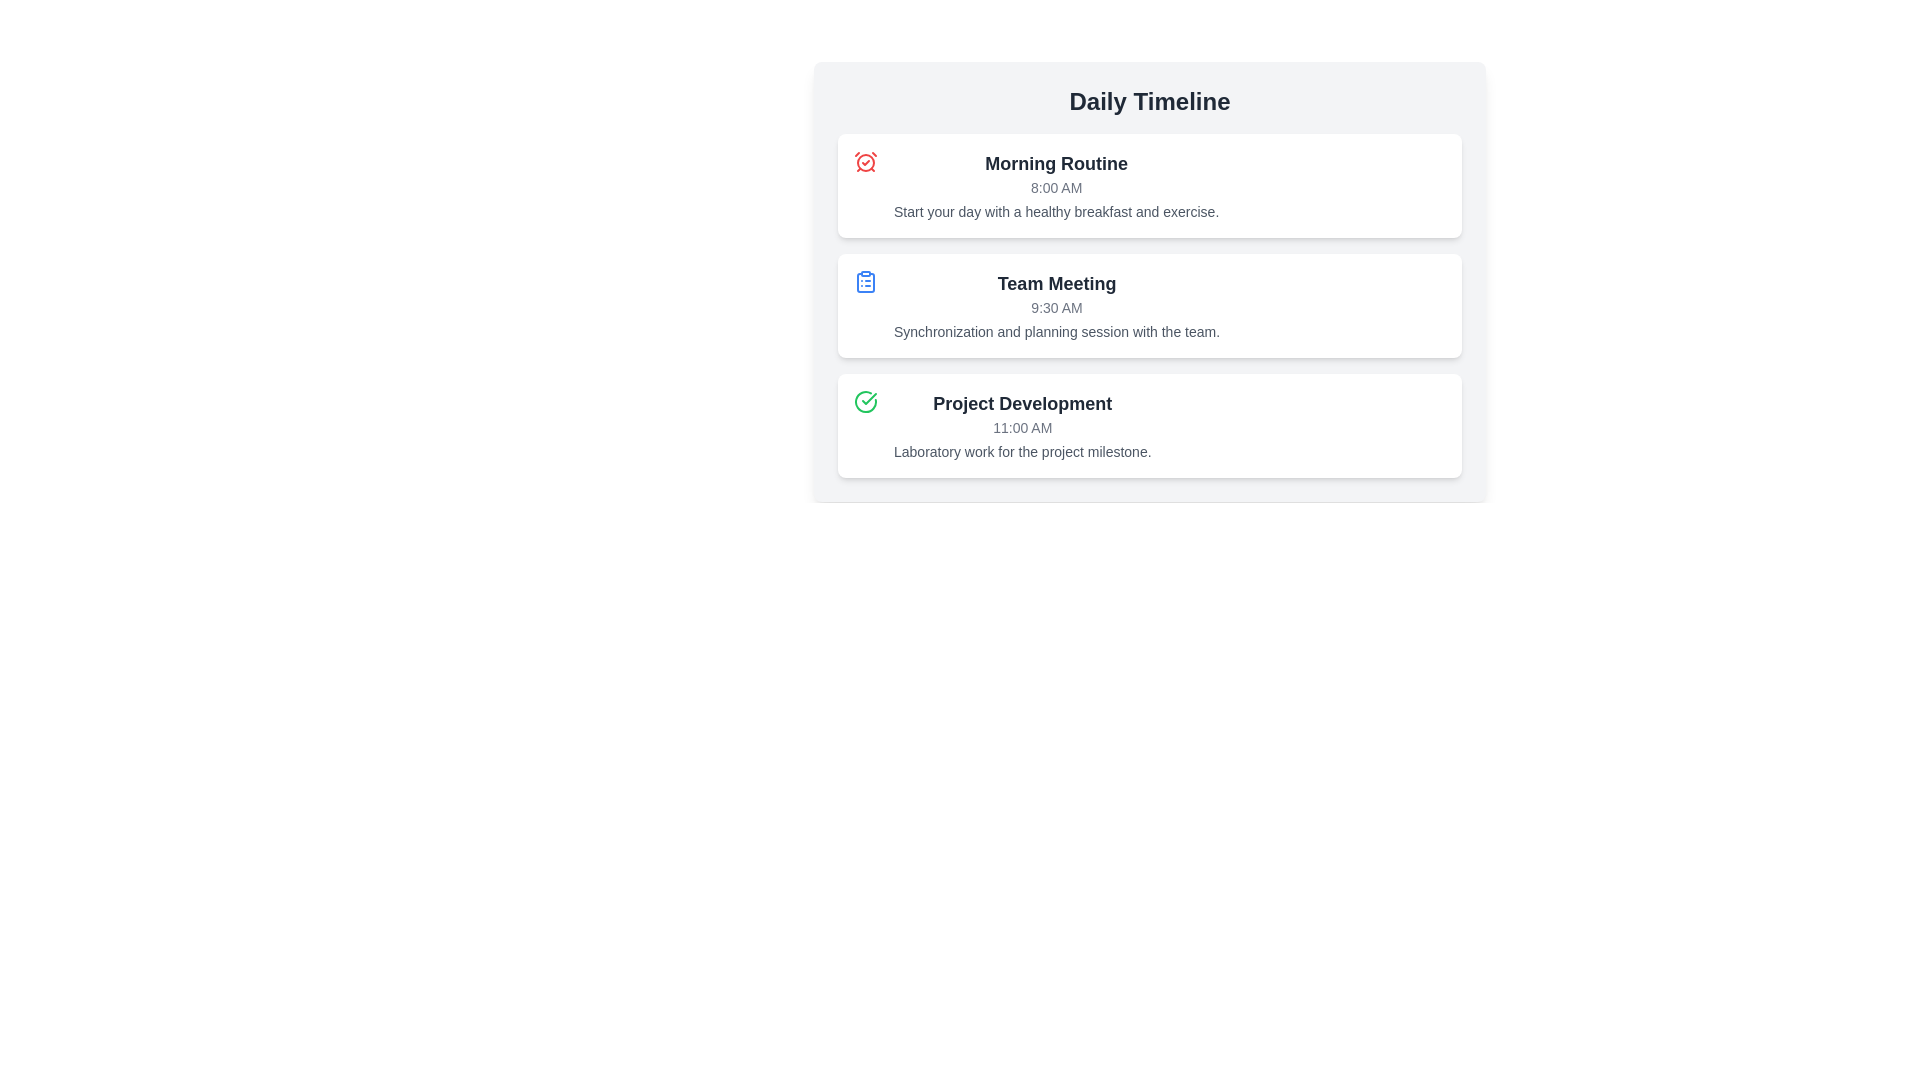 This screenshot has width=1920, height=1080. What do you see at coordinates (865, 401) in the screenshot?
I see `the status icon located at the top-left corner of the 'Project Development' card next to its title text` at bounding box center [865, 401].